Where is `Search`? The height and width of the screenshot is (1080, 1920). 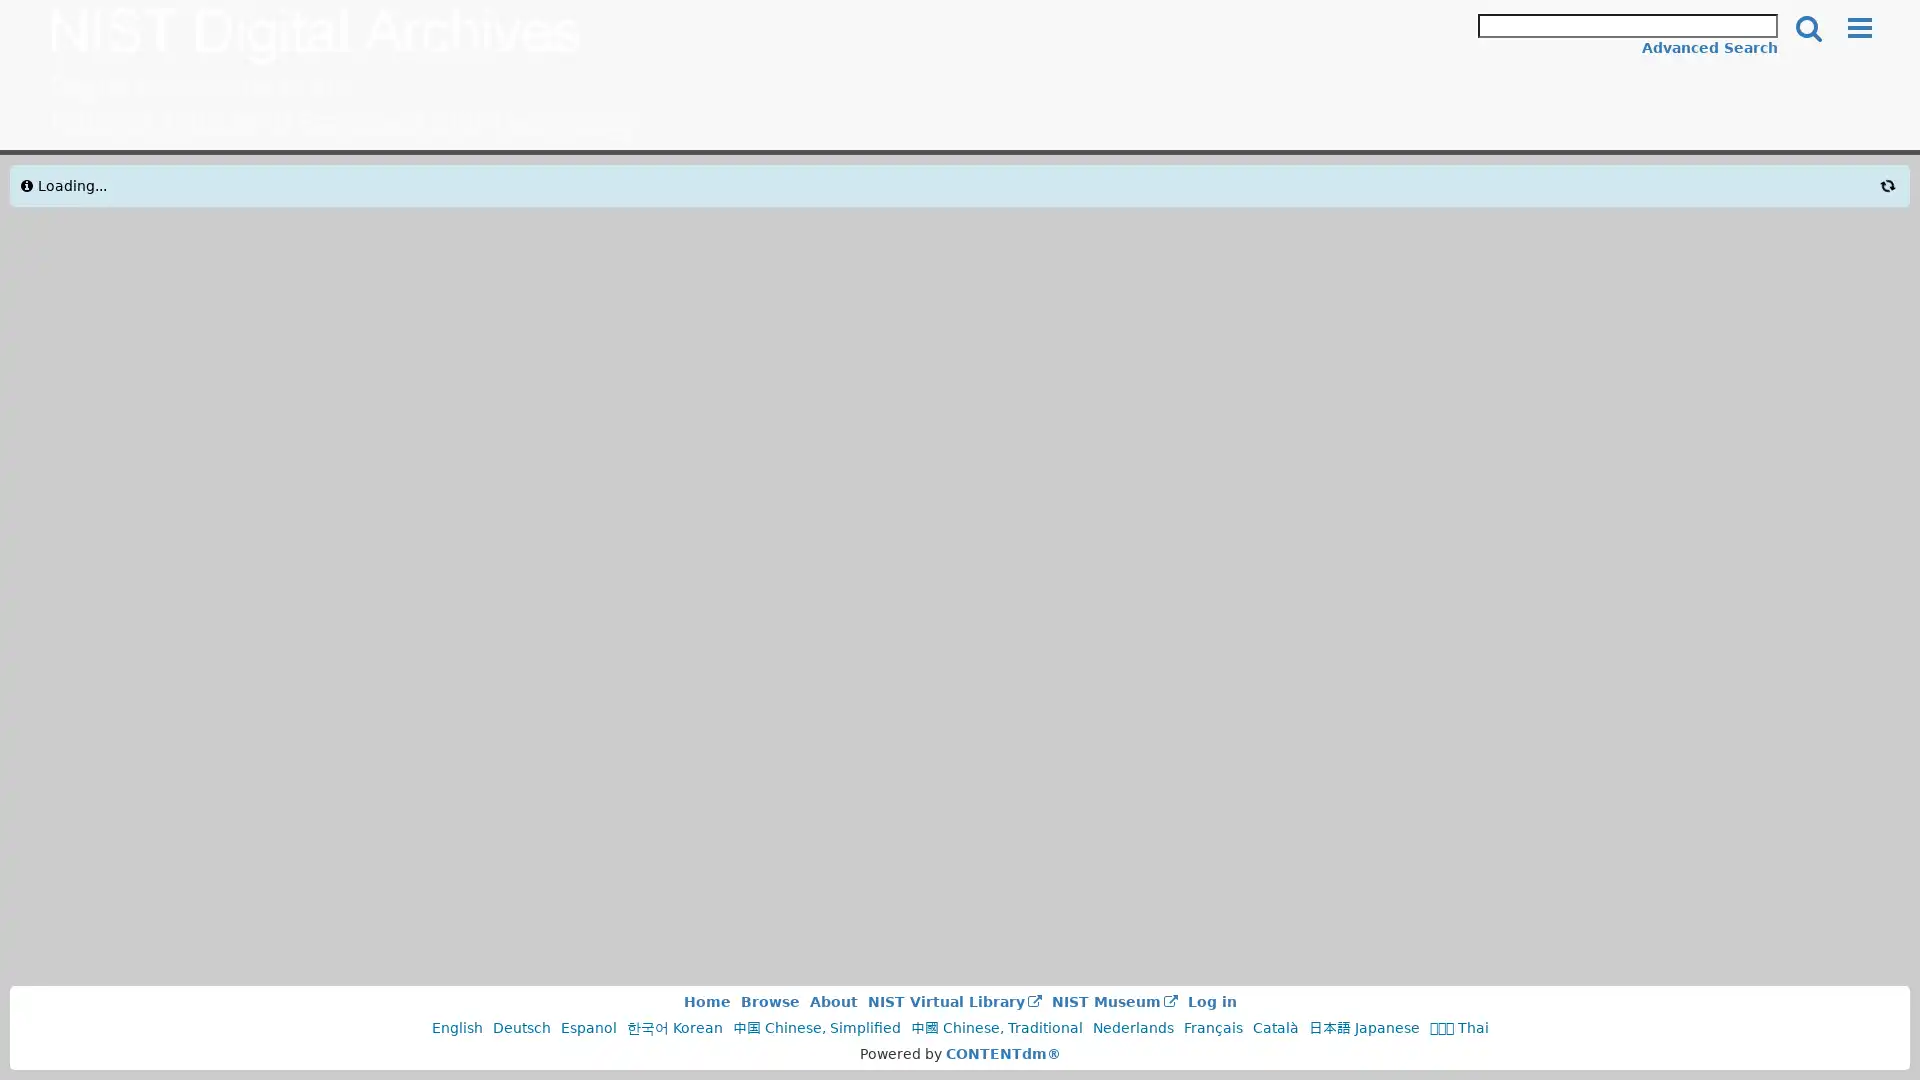 Search is located at coordinates (1809, 28).